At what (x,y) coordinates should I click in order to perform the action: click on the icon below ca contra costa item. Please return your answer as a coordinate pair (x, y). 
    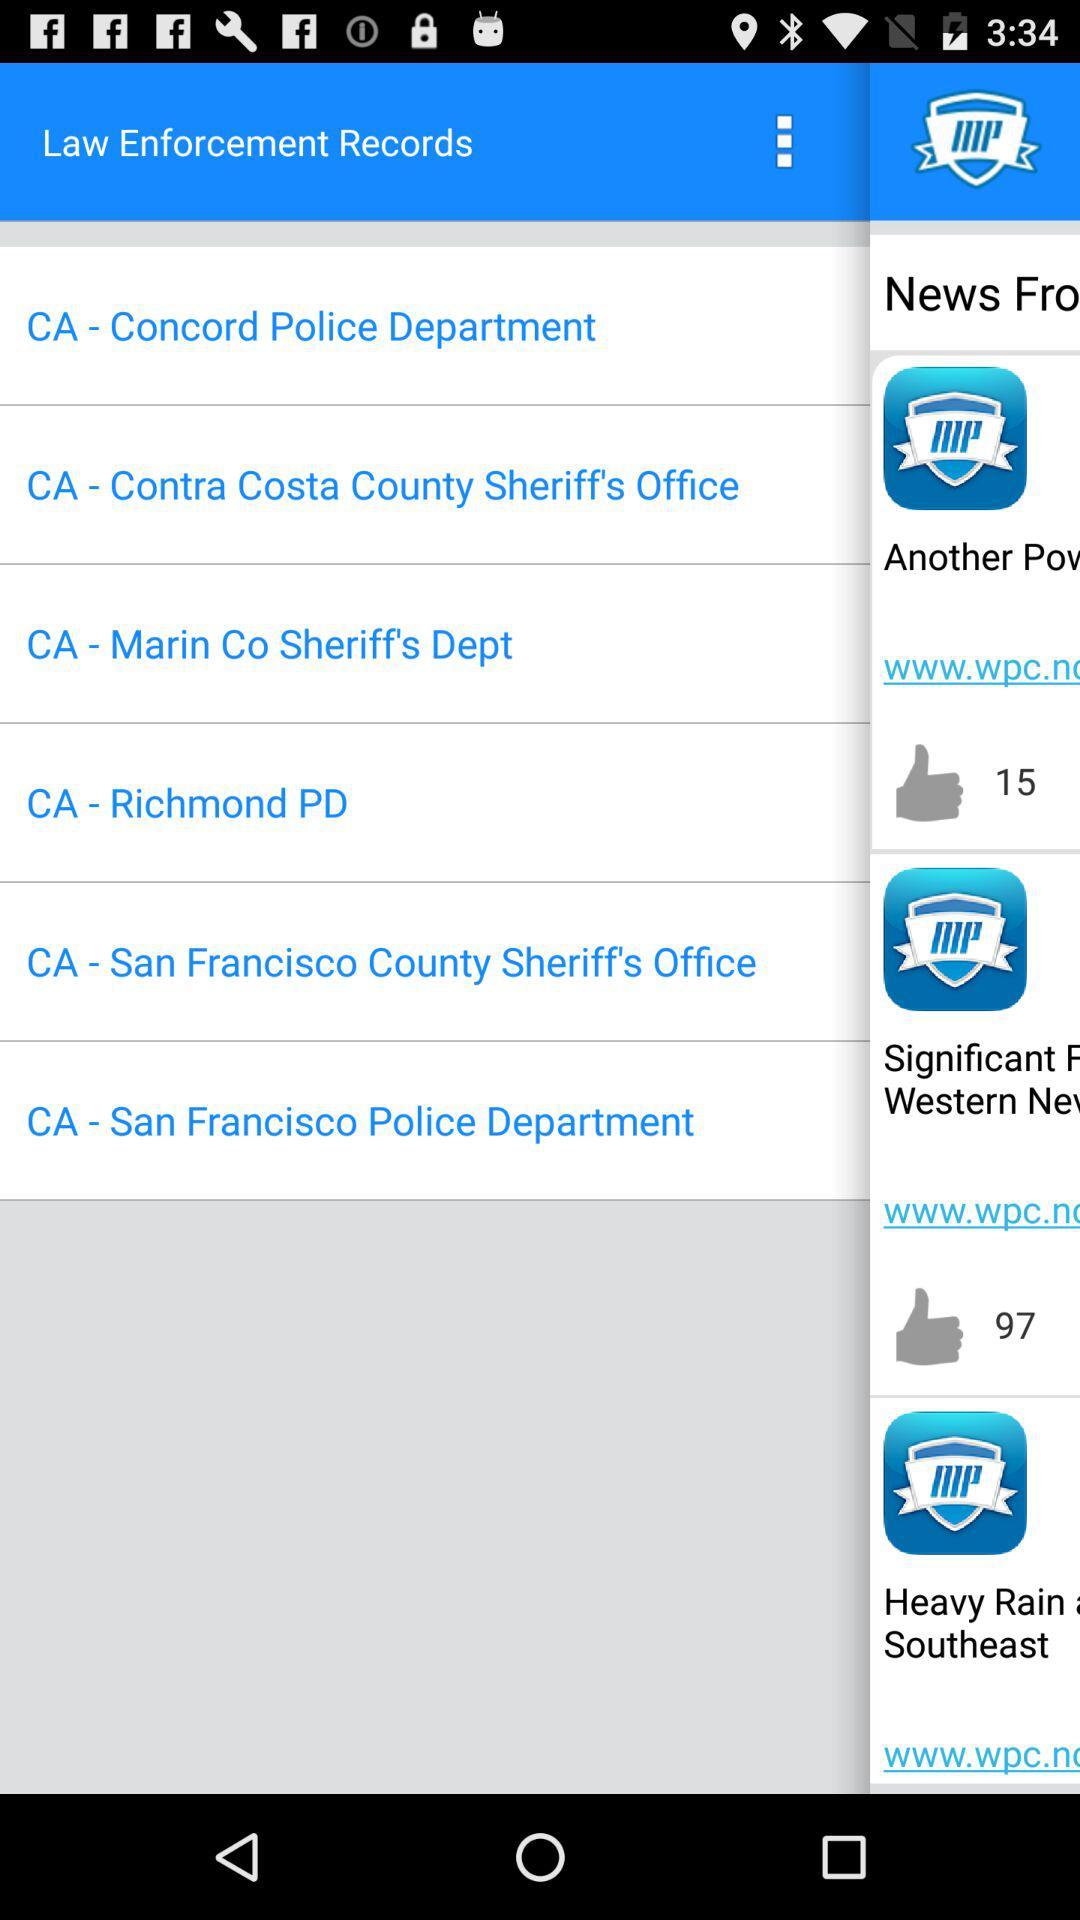
    Looking at the image, I should click on (268, 643).